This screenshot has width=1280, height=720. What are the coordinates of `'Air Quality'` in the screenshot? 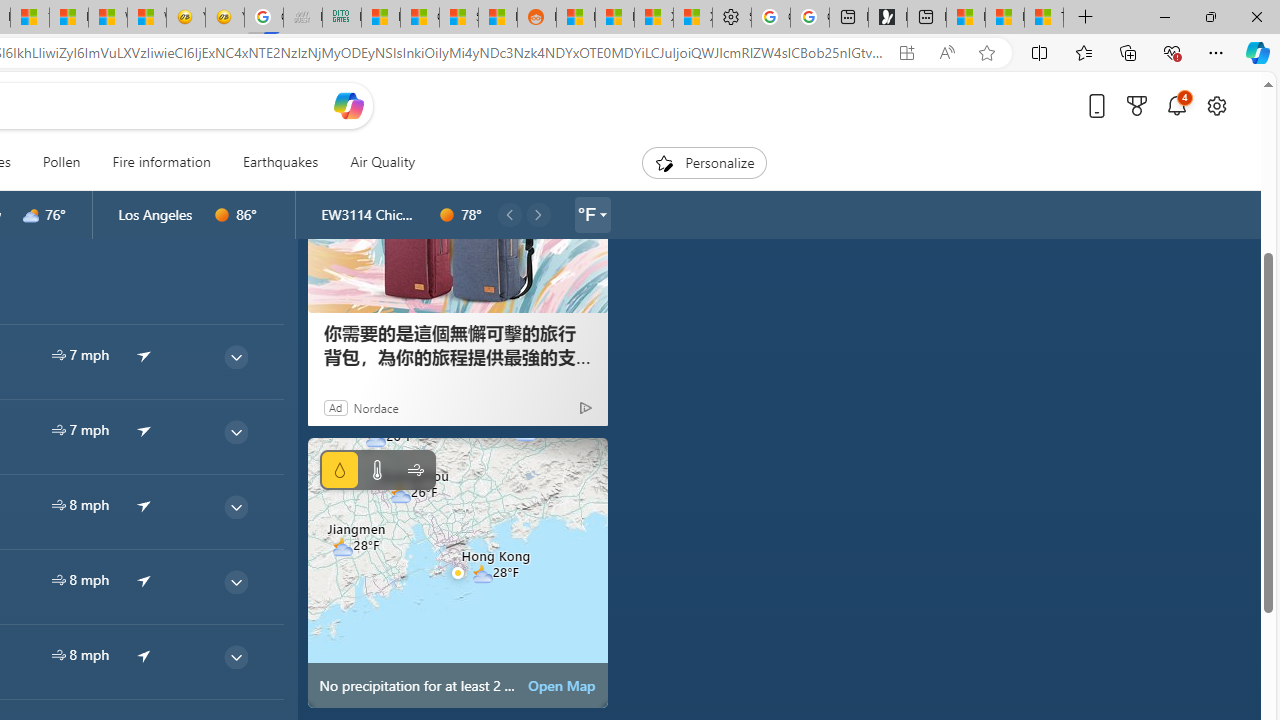 It's located at (375, 162).